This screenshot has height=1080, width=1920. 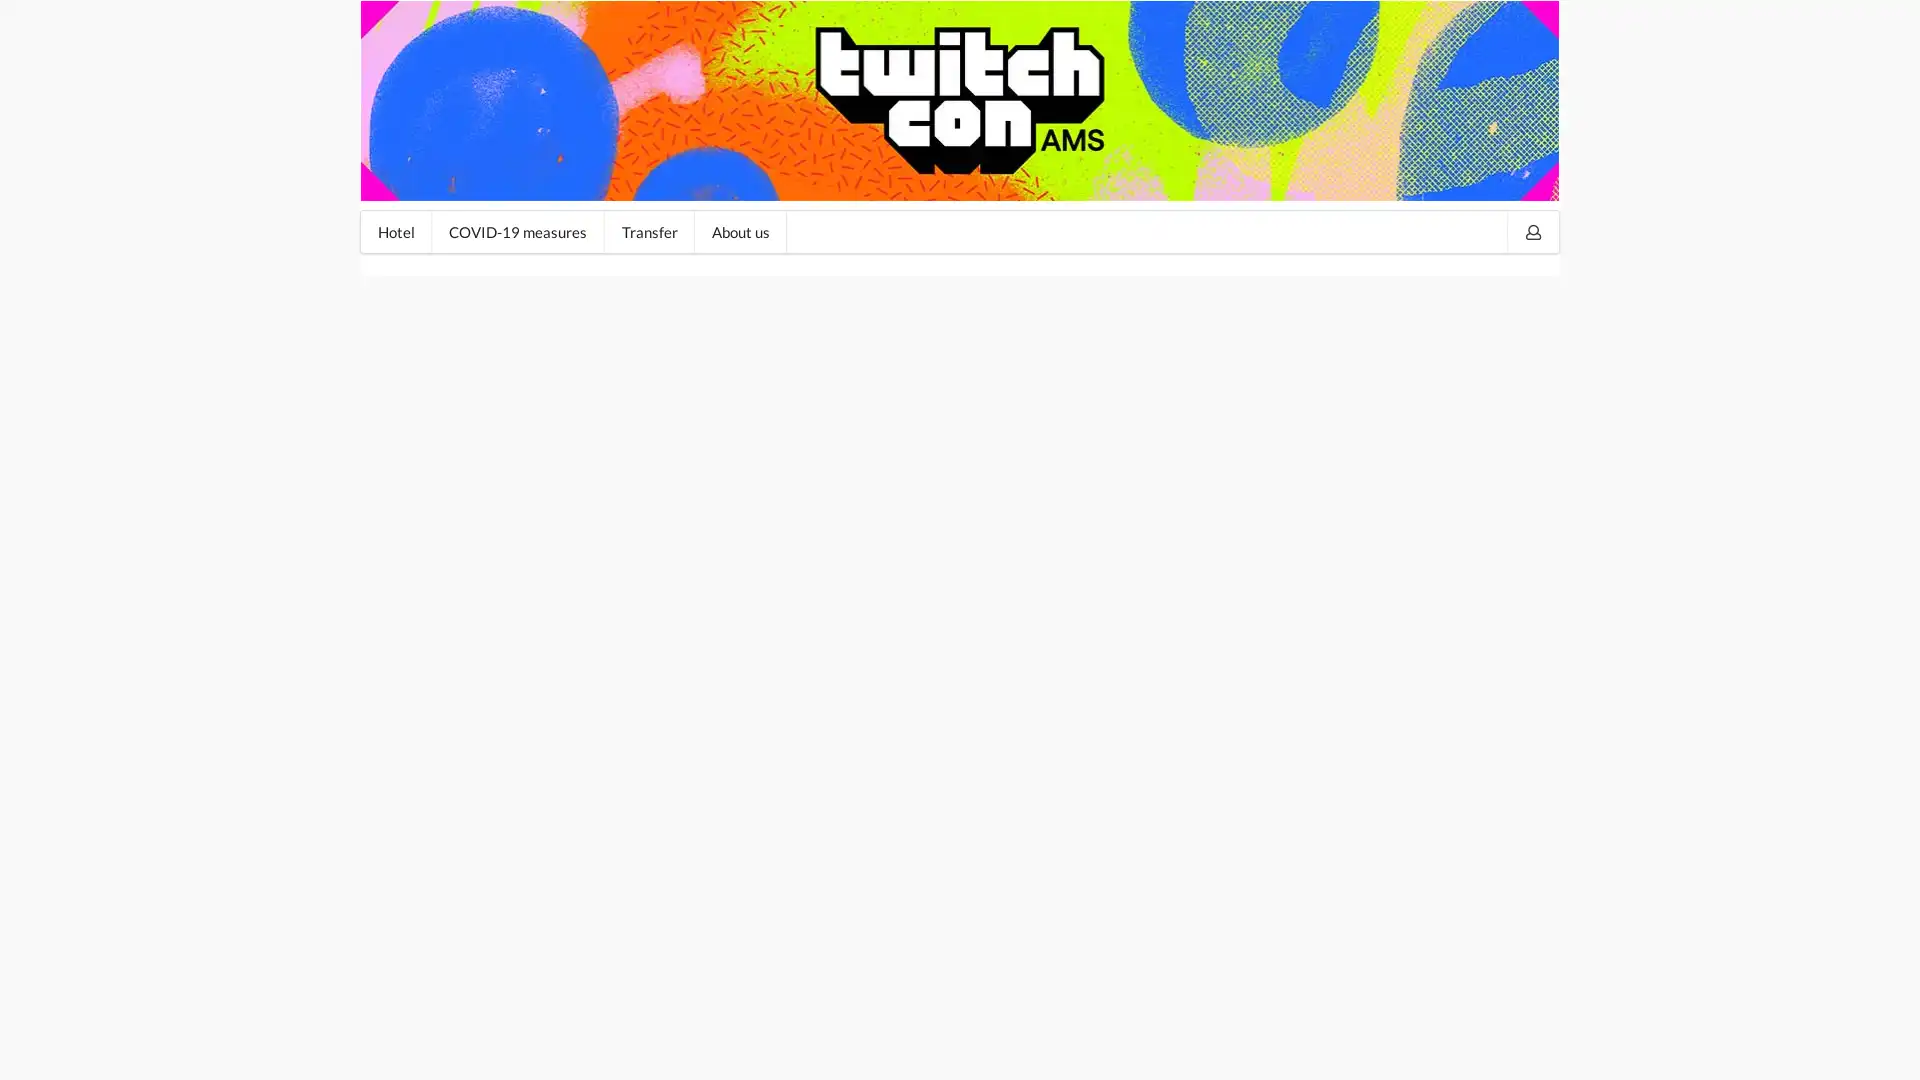 What do you see at coordinates (1483, 1047) in the screenshot?
I see `Allow All` at bounding box center [1483, 1047].